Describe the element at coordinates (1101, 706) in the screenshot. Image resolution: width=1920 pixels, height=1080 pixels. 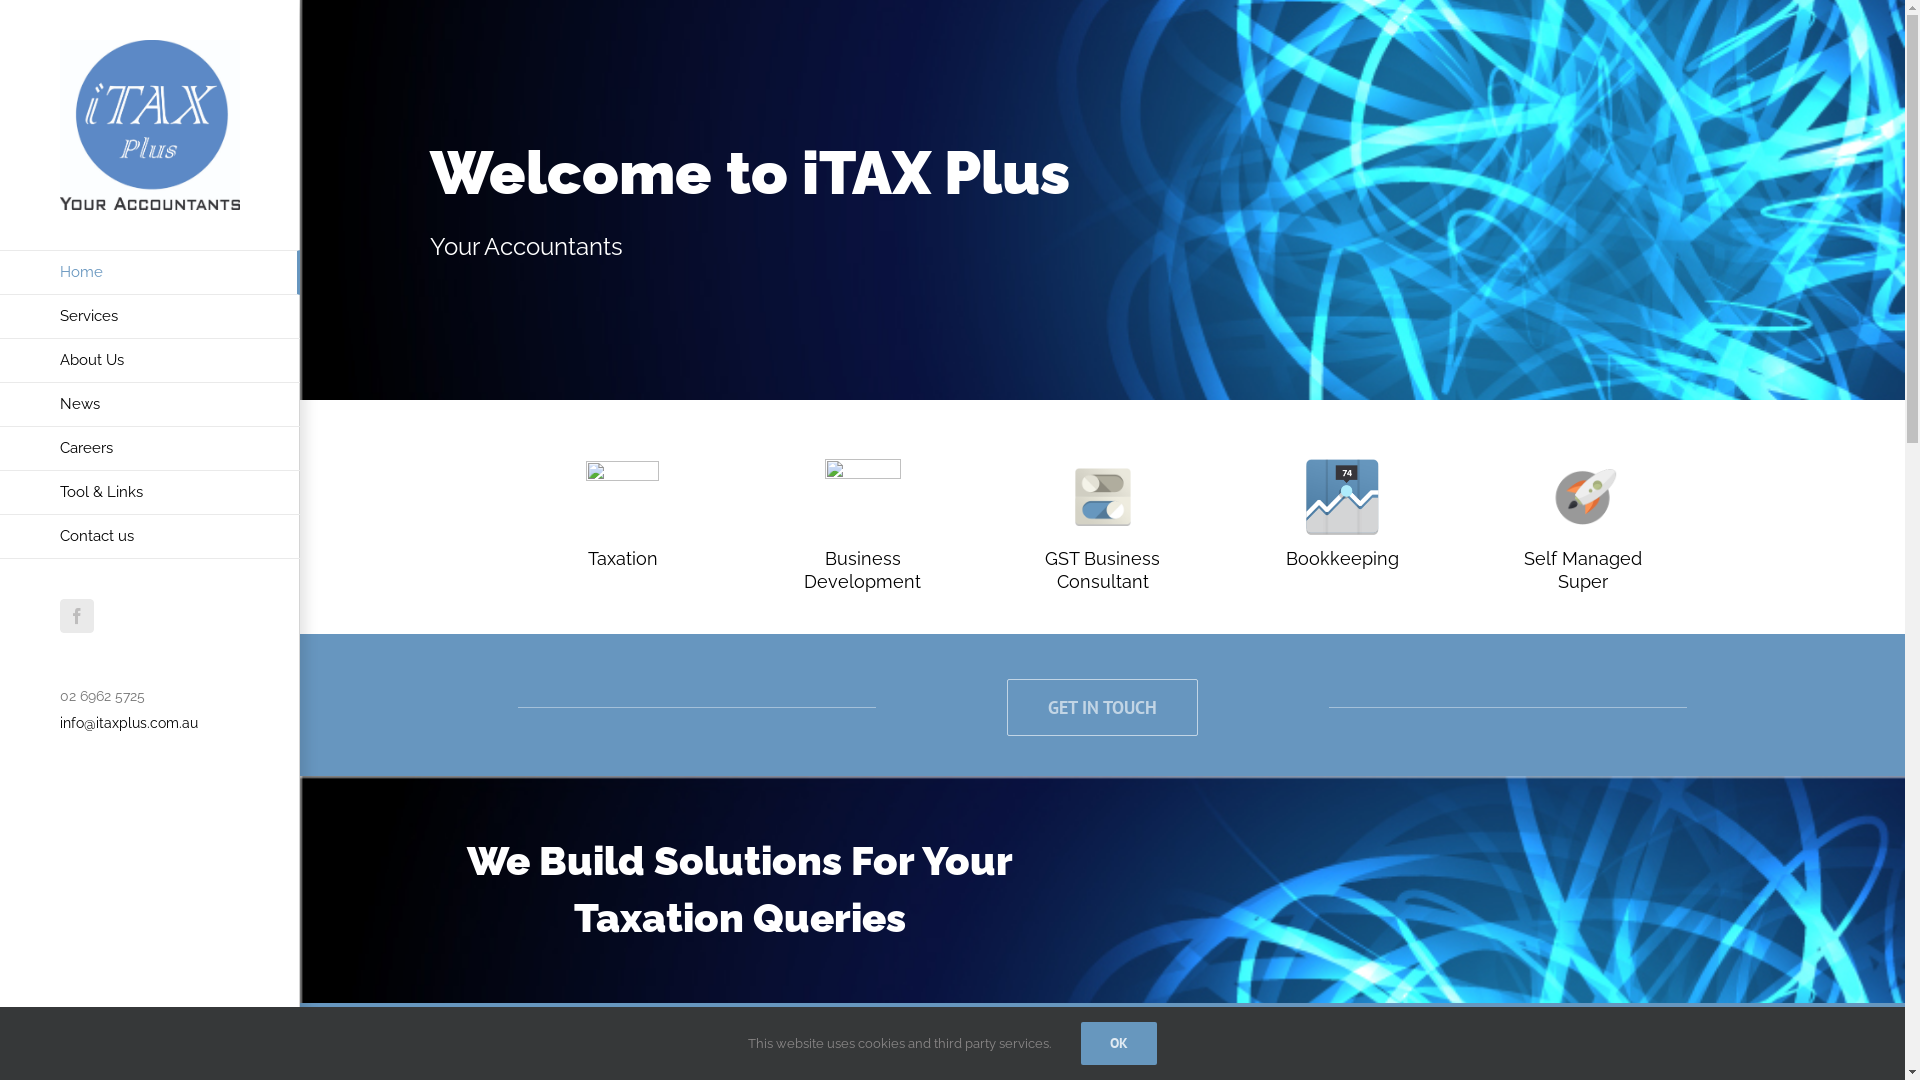
I see `'GET IN TOUCH'` at that location.